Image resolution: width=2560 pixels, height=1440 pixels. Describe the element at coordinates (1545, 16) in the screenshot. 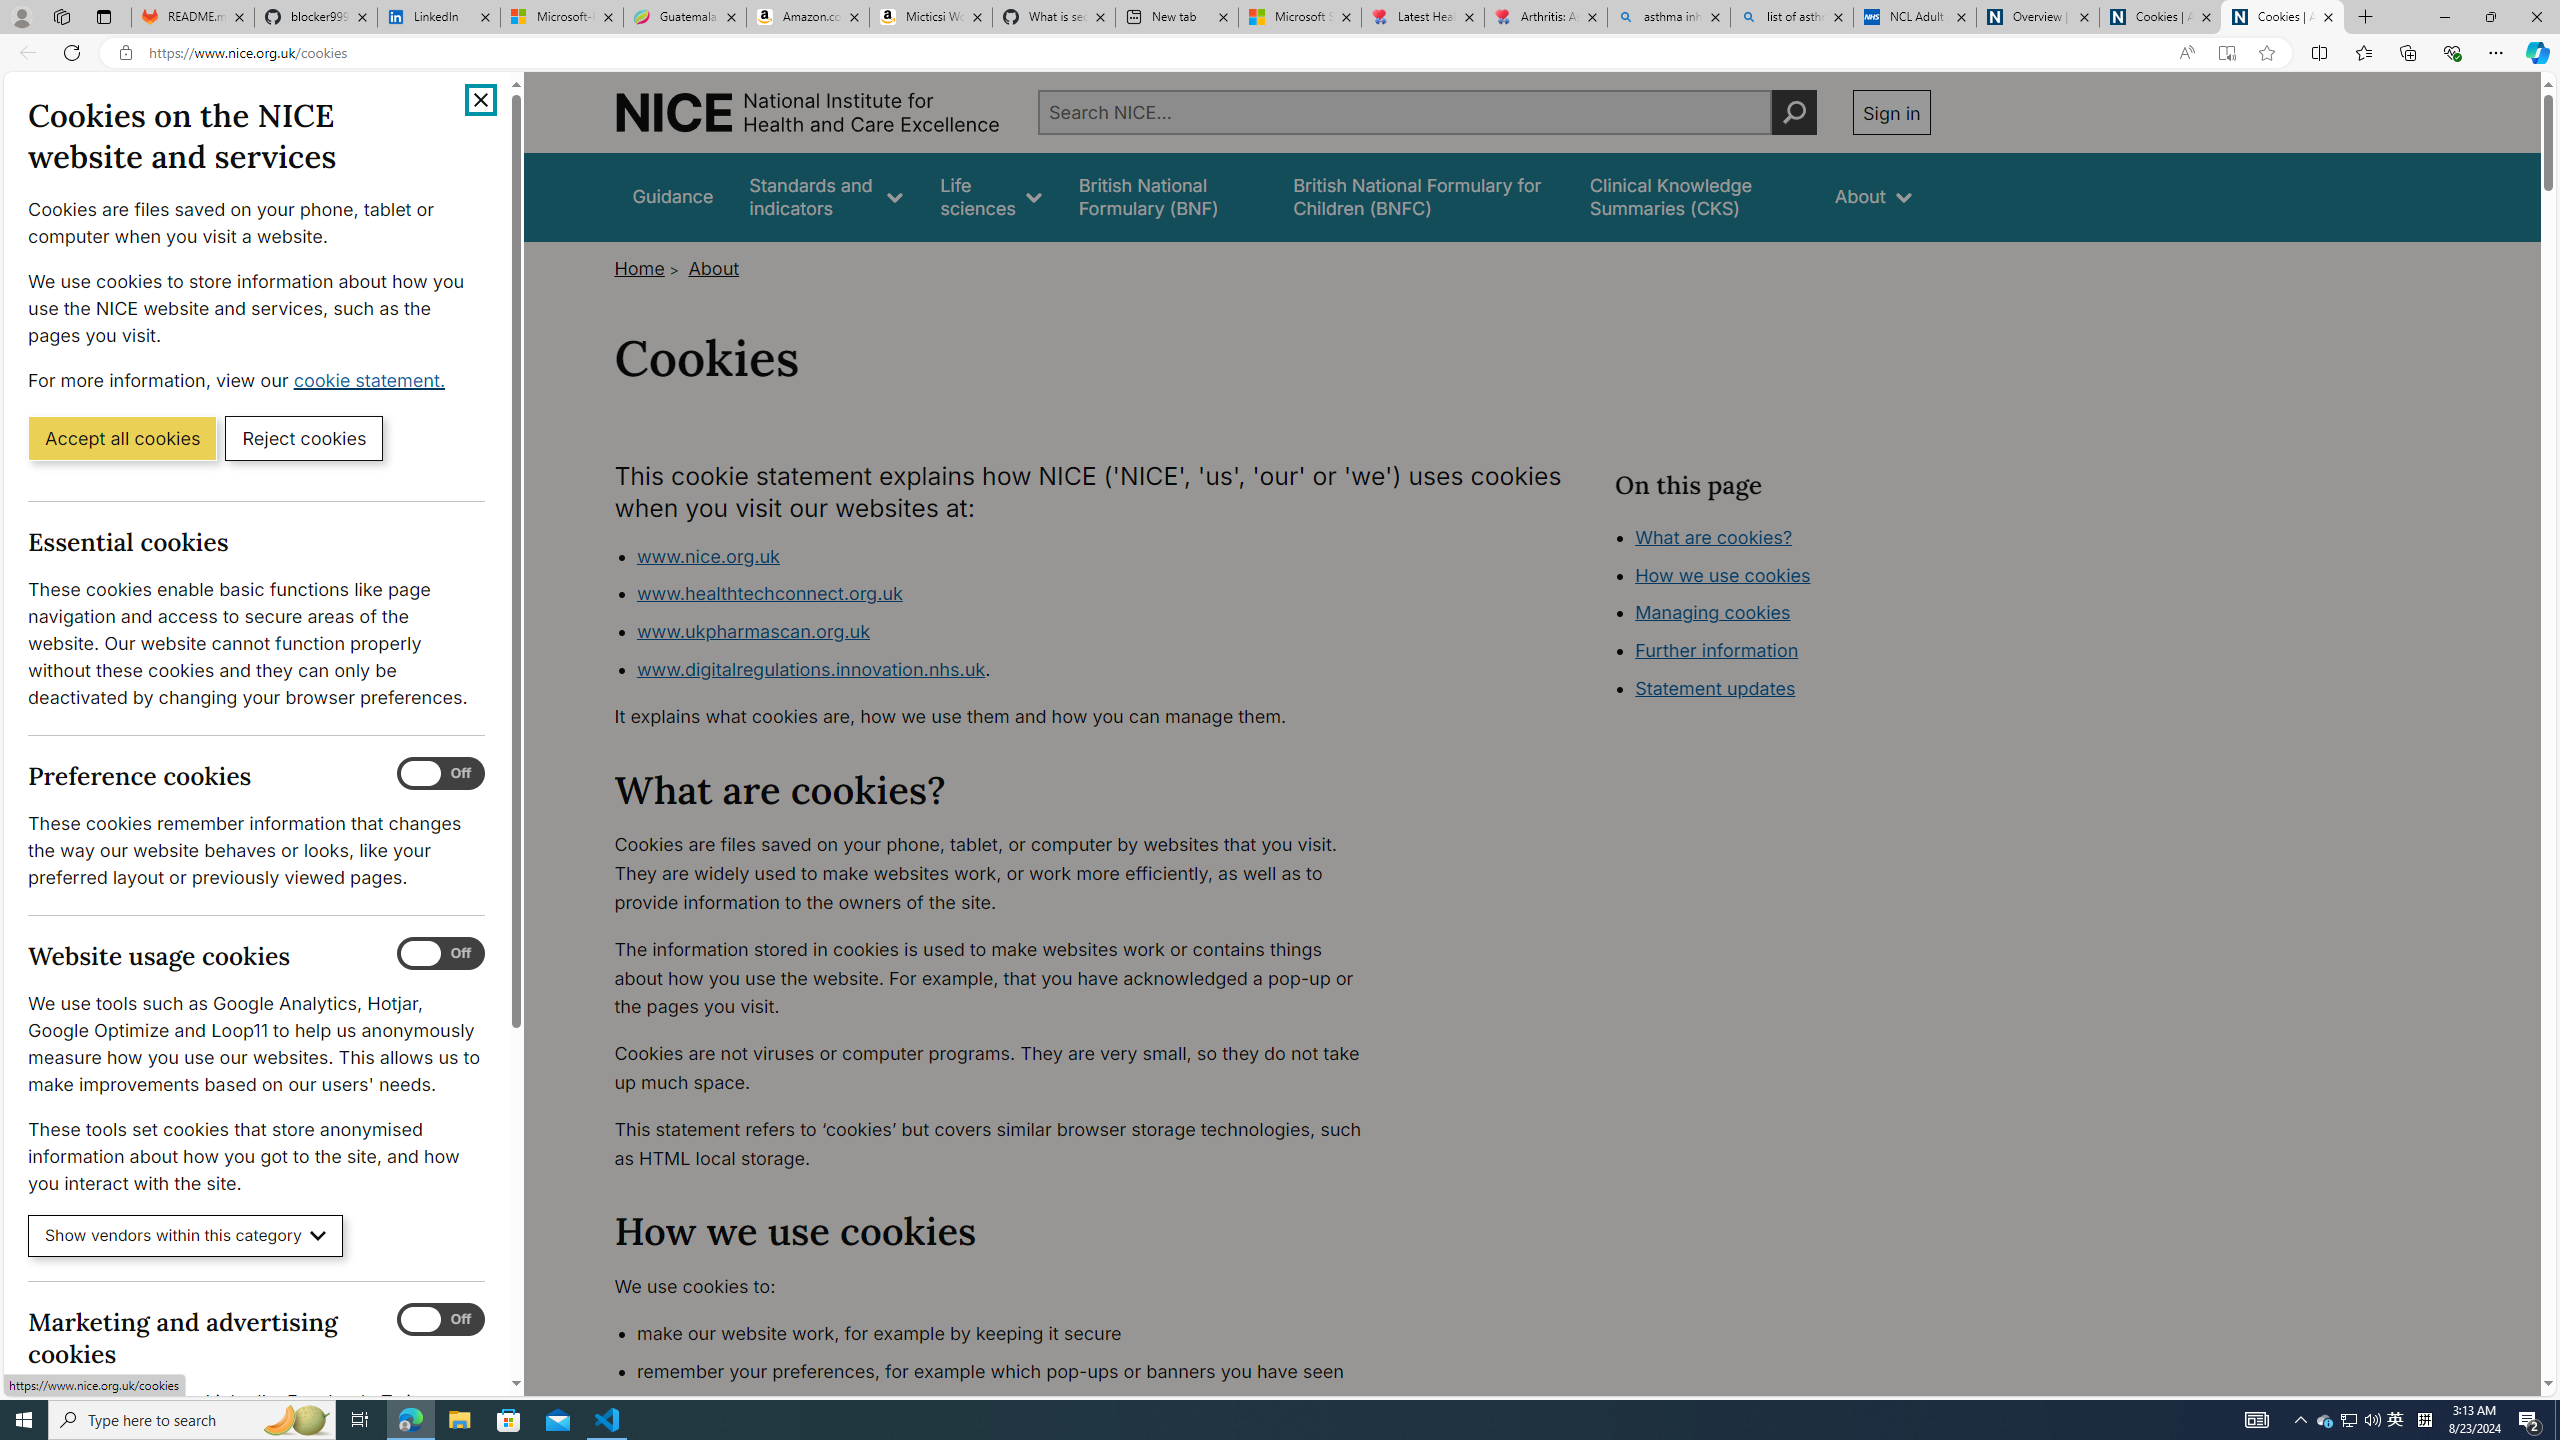

I see `'Arthritis: Ask Health Professionals'` at that location.